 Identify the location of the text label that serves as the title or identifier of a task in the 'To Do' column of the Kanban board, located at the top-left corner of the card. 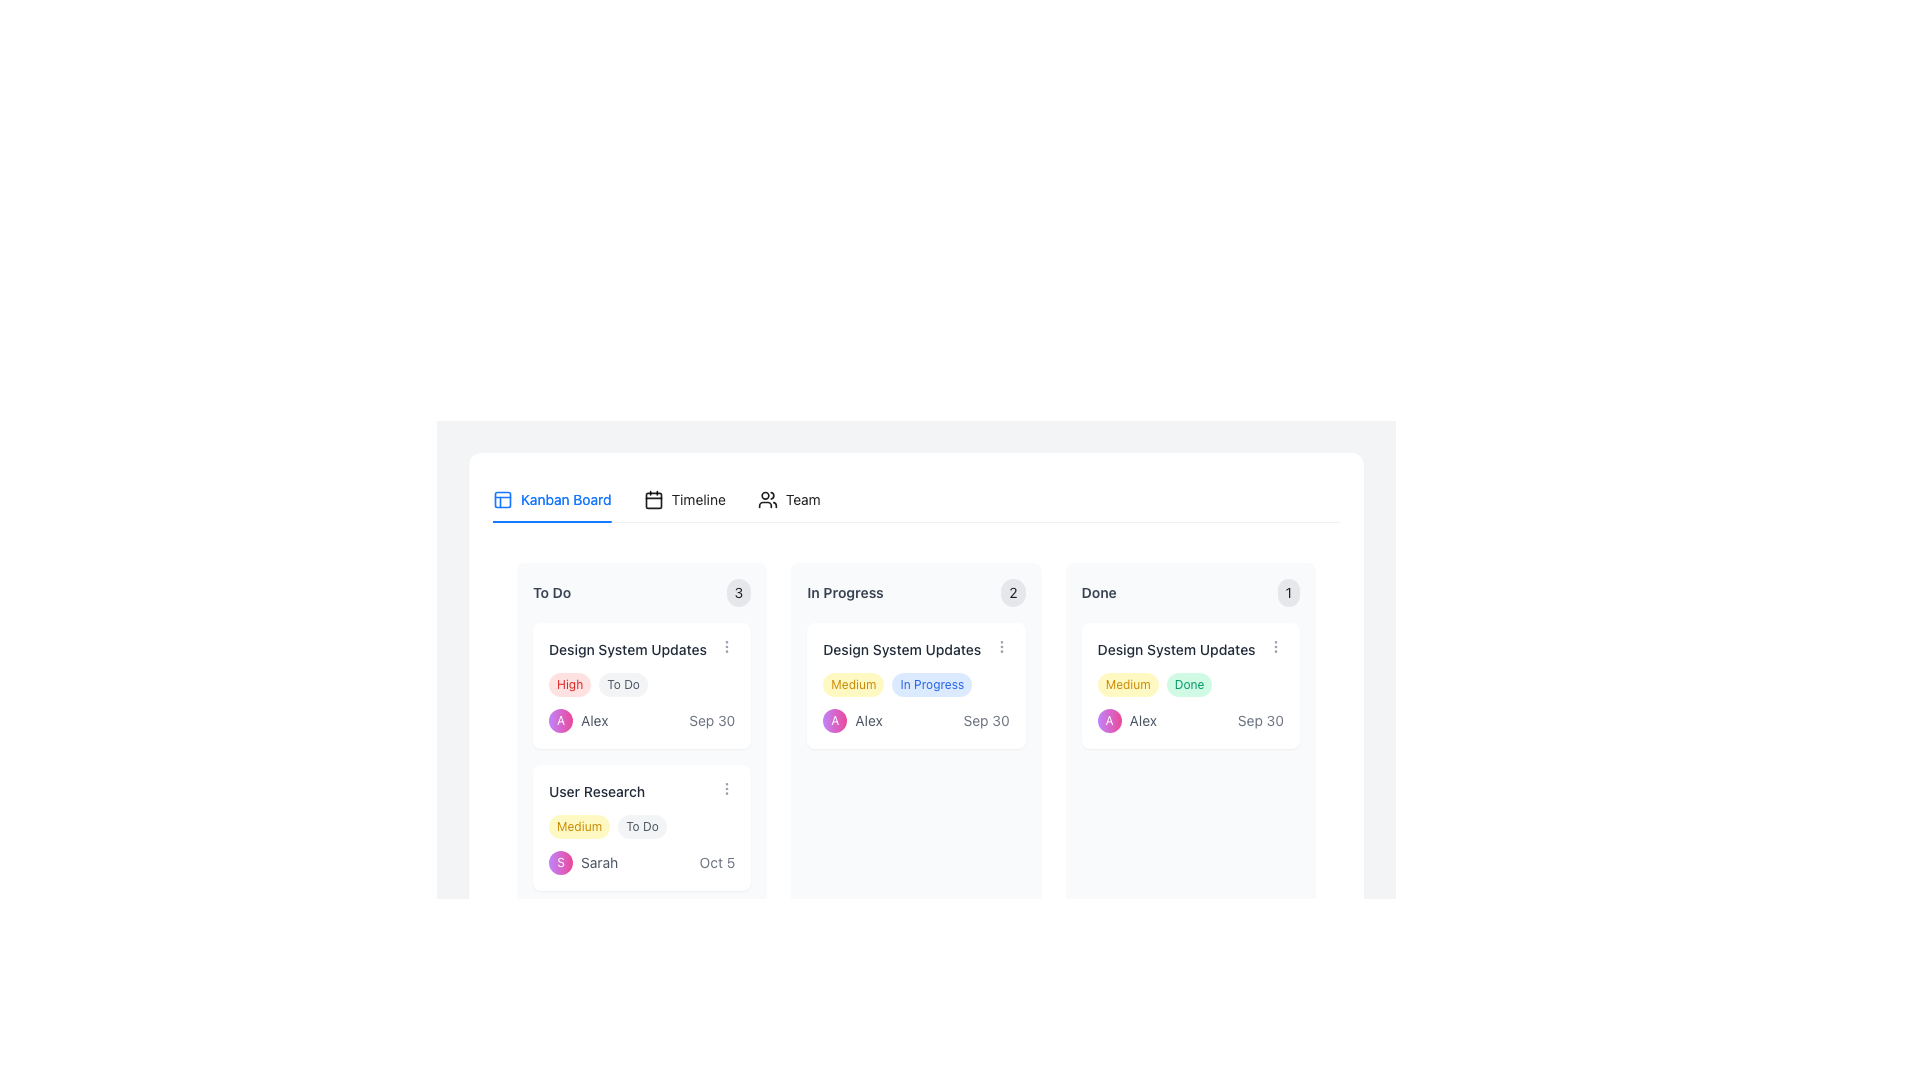
(642, 790).